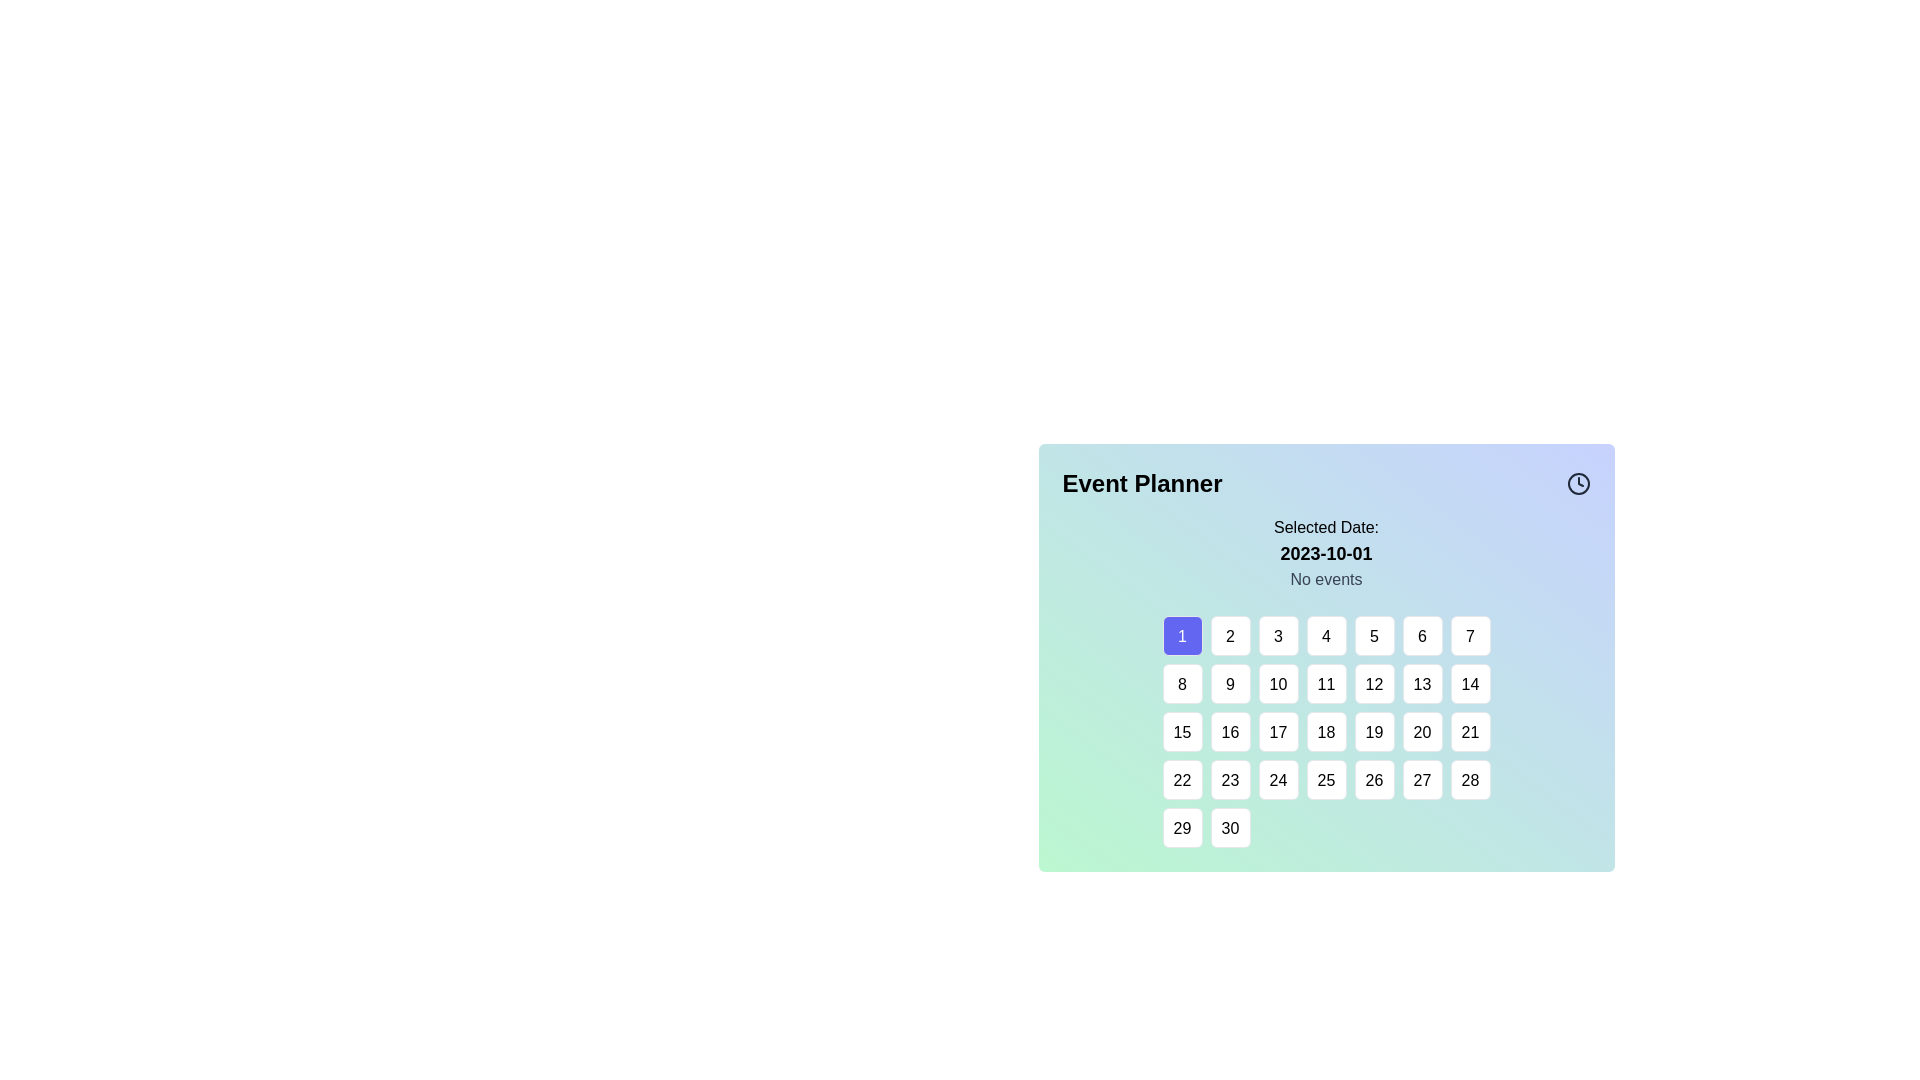 The width and height of the screenshot is (1920, 1080). I want to click on the calendar date button representing the day '18' in the 'Event Planner' section, so click(1326, 732).